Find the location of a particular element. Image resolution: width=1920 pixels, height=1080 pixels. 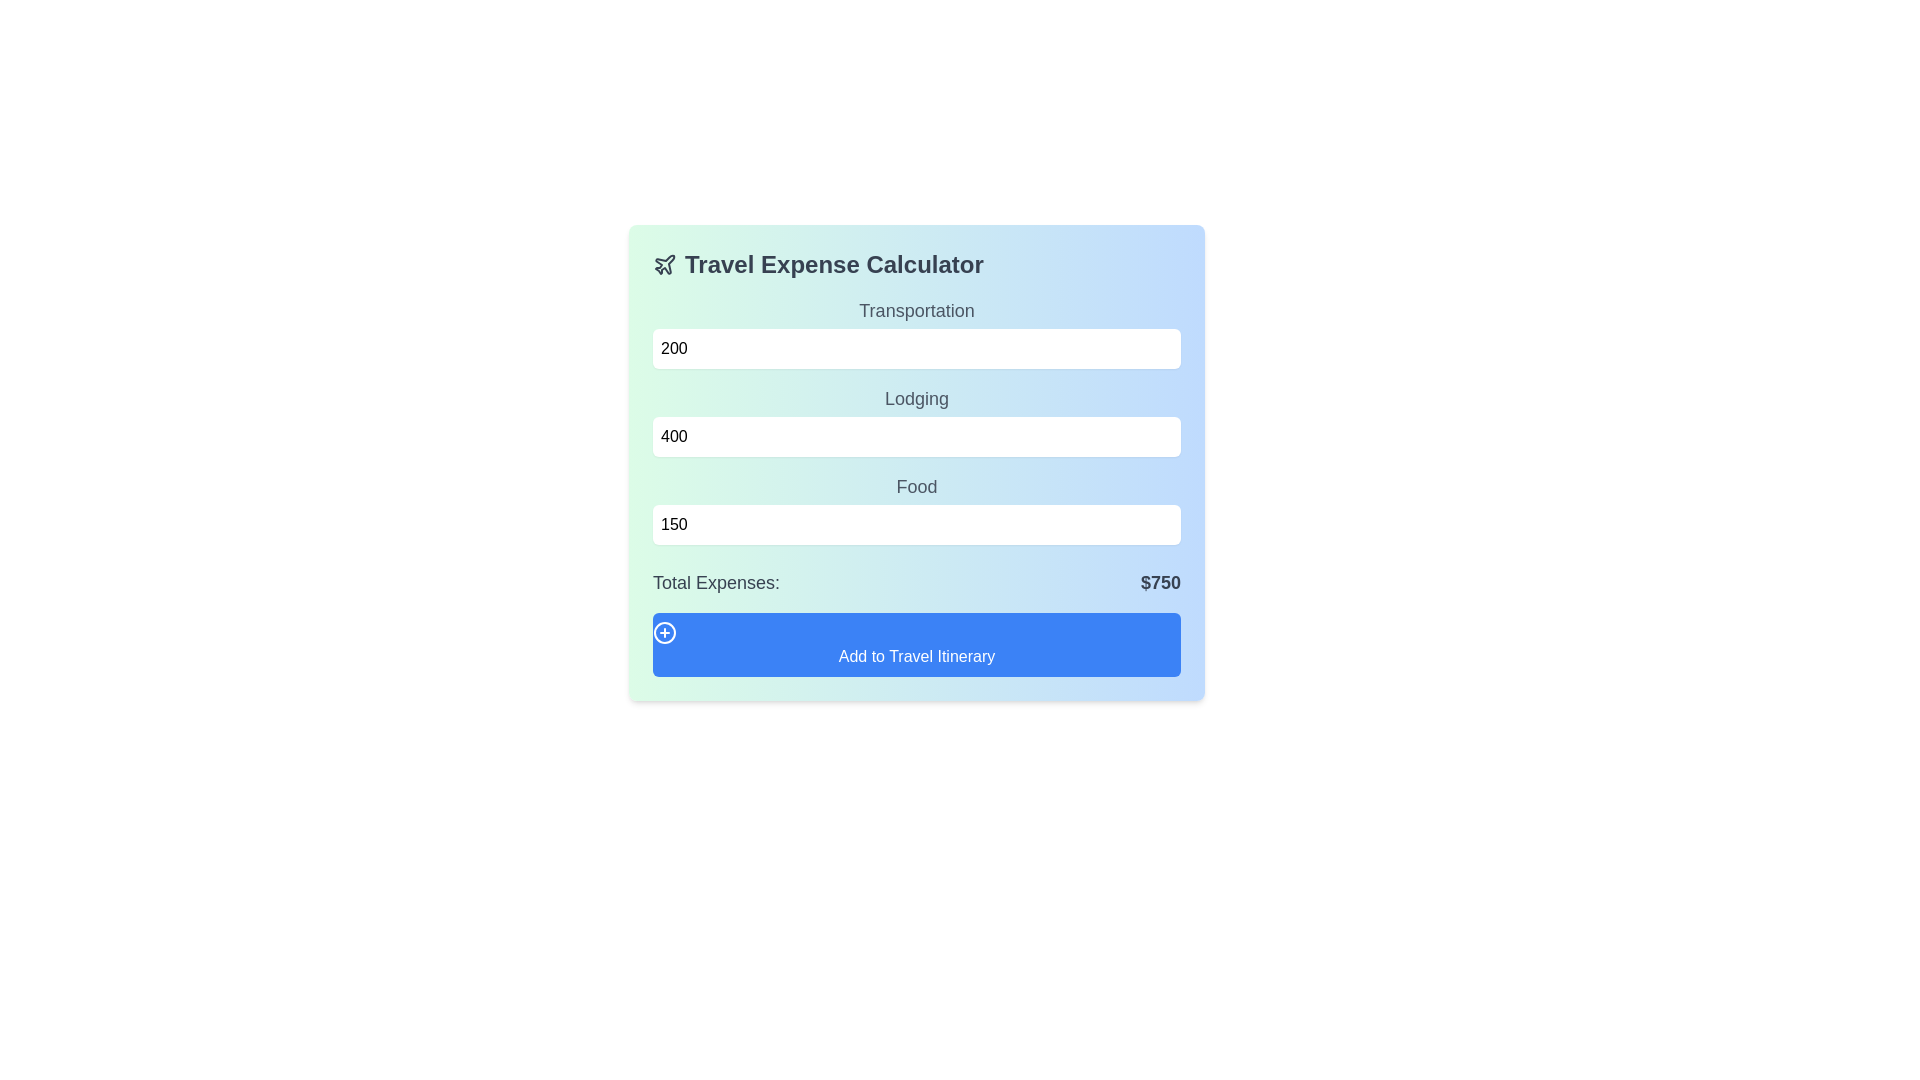

the button located at the bottom of the 'Travel Expense Calculator' card is located at coordinates (915, 644).